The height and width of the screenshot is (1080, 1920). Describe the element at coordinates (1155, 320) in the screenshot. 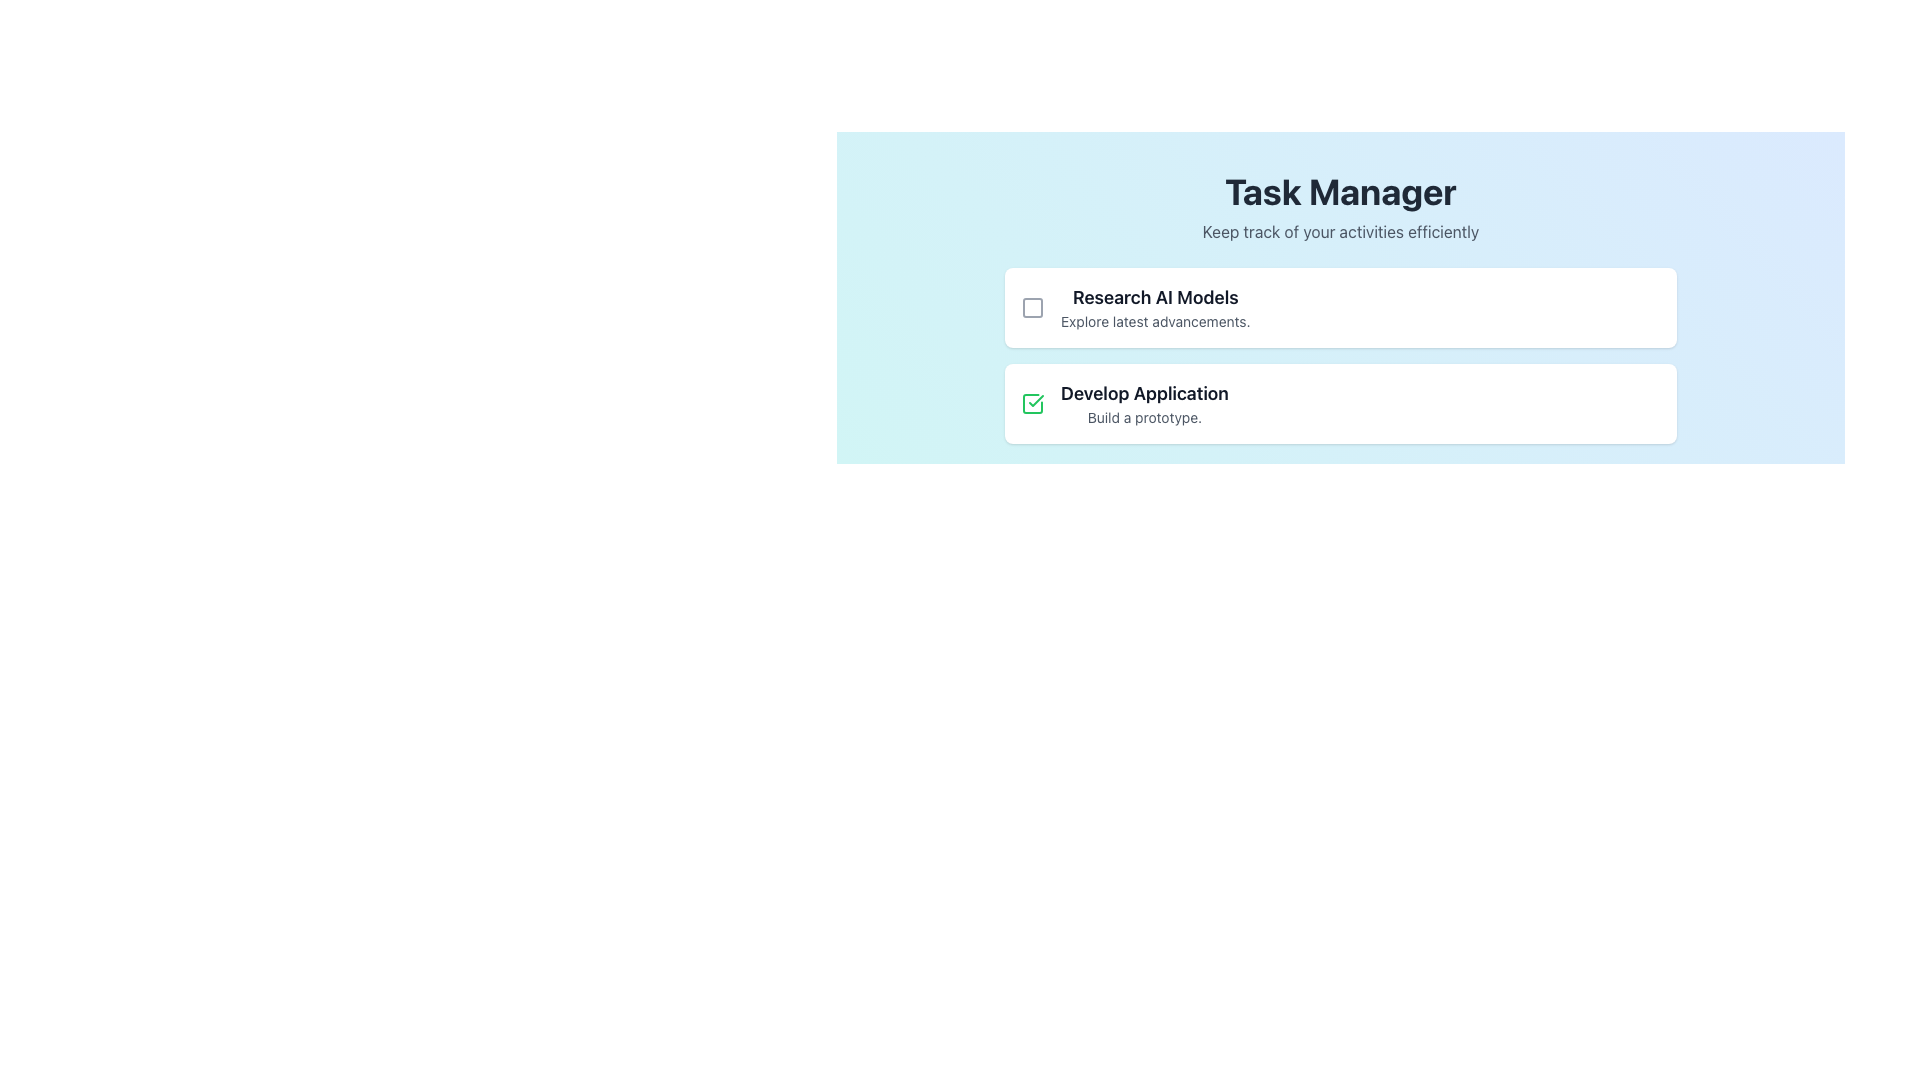

I see `the text label displaying 'Explore latest advancements.' which is located under the bolded title 'Research AI Models' in the task list` at that location.